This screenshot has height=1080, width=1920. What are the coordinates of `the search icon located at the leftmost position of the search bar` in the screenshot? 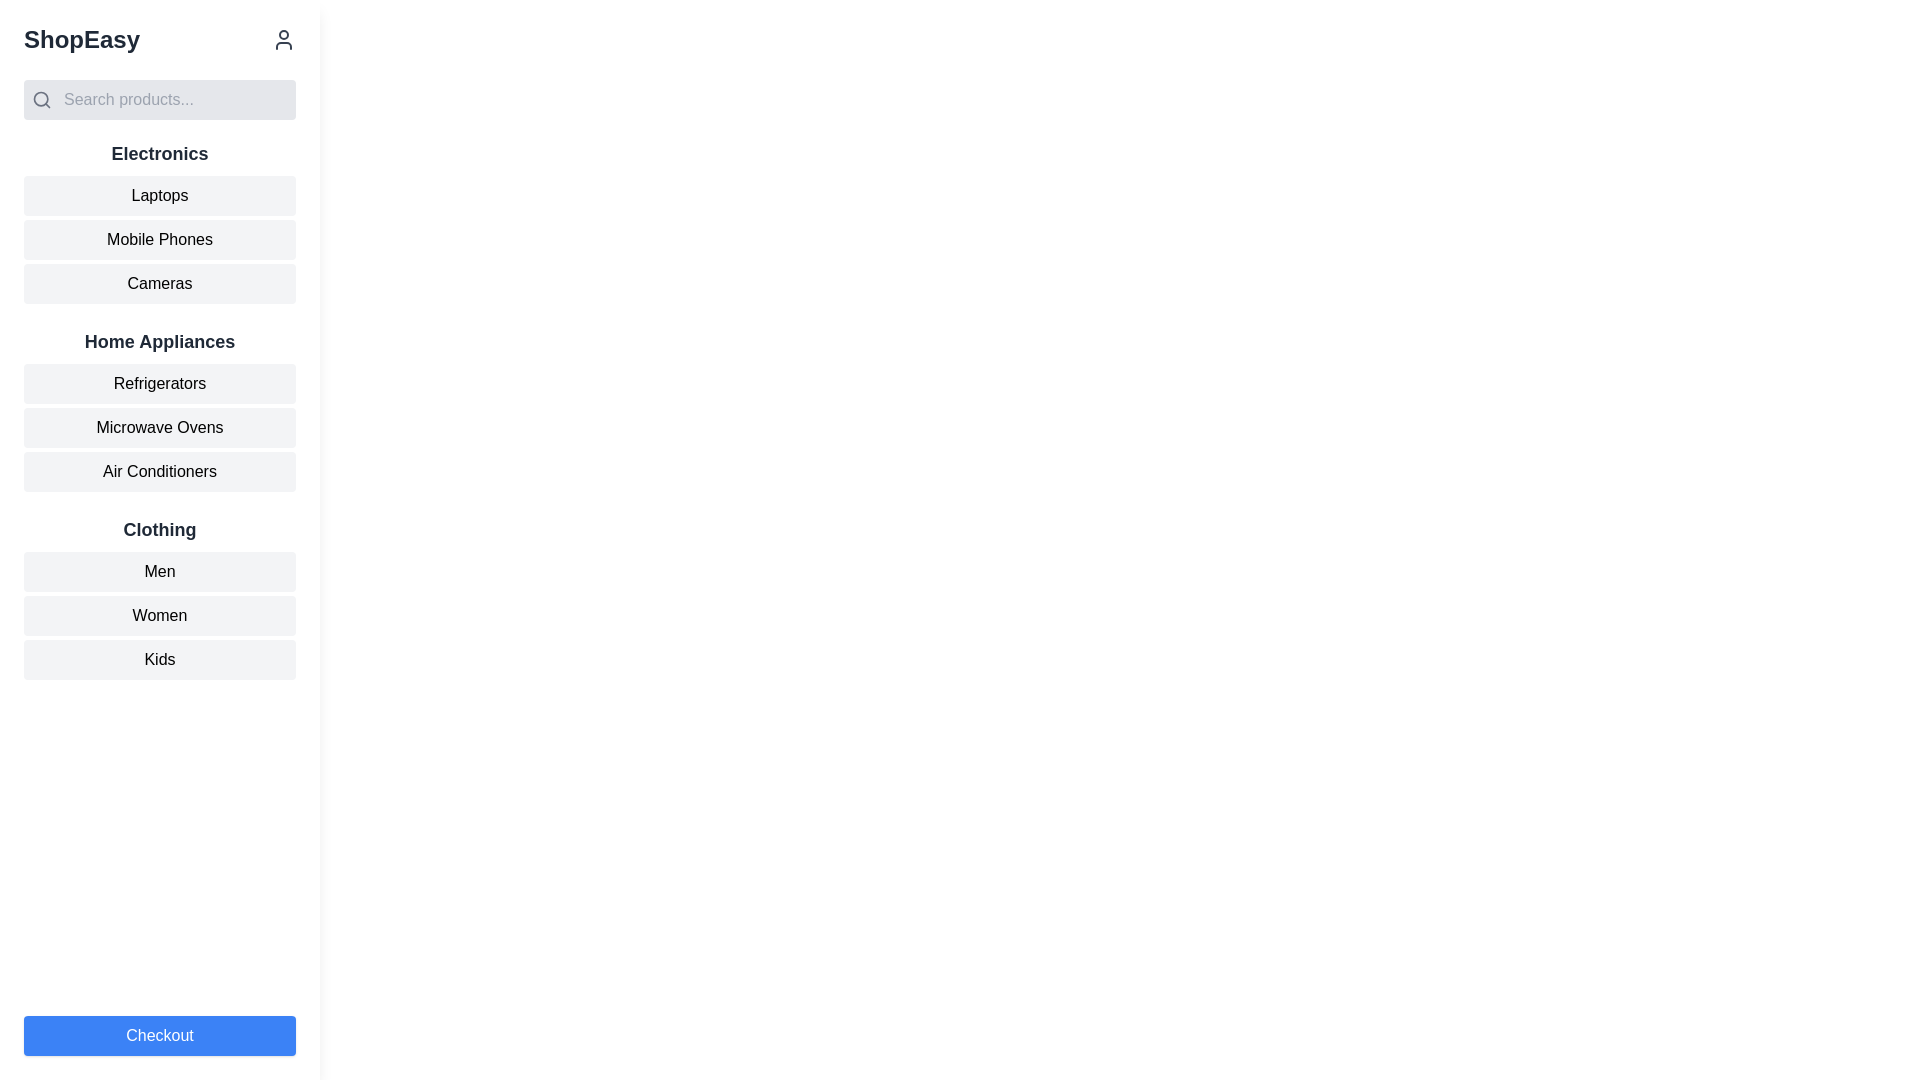 It's located at (42, 100).